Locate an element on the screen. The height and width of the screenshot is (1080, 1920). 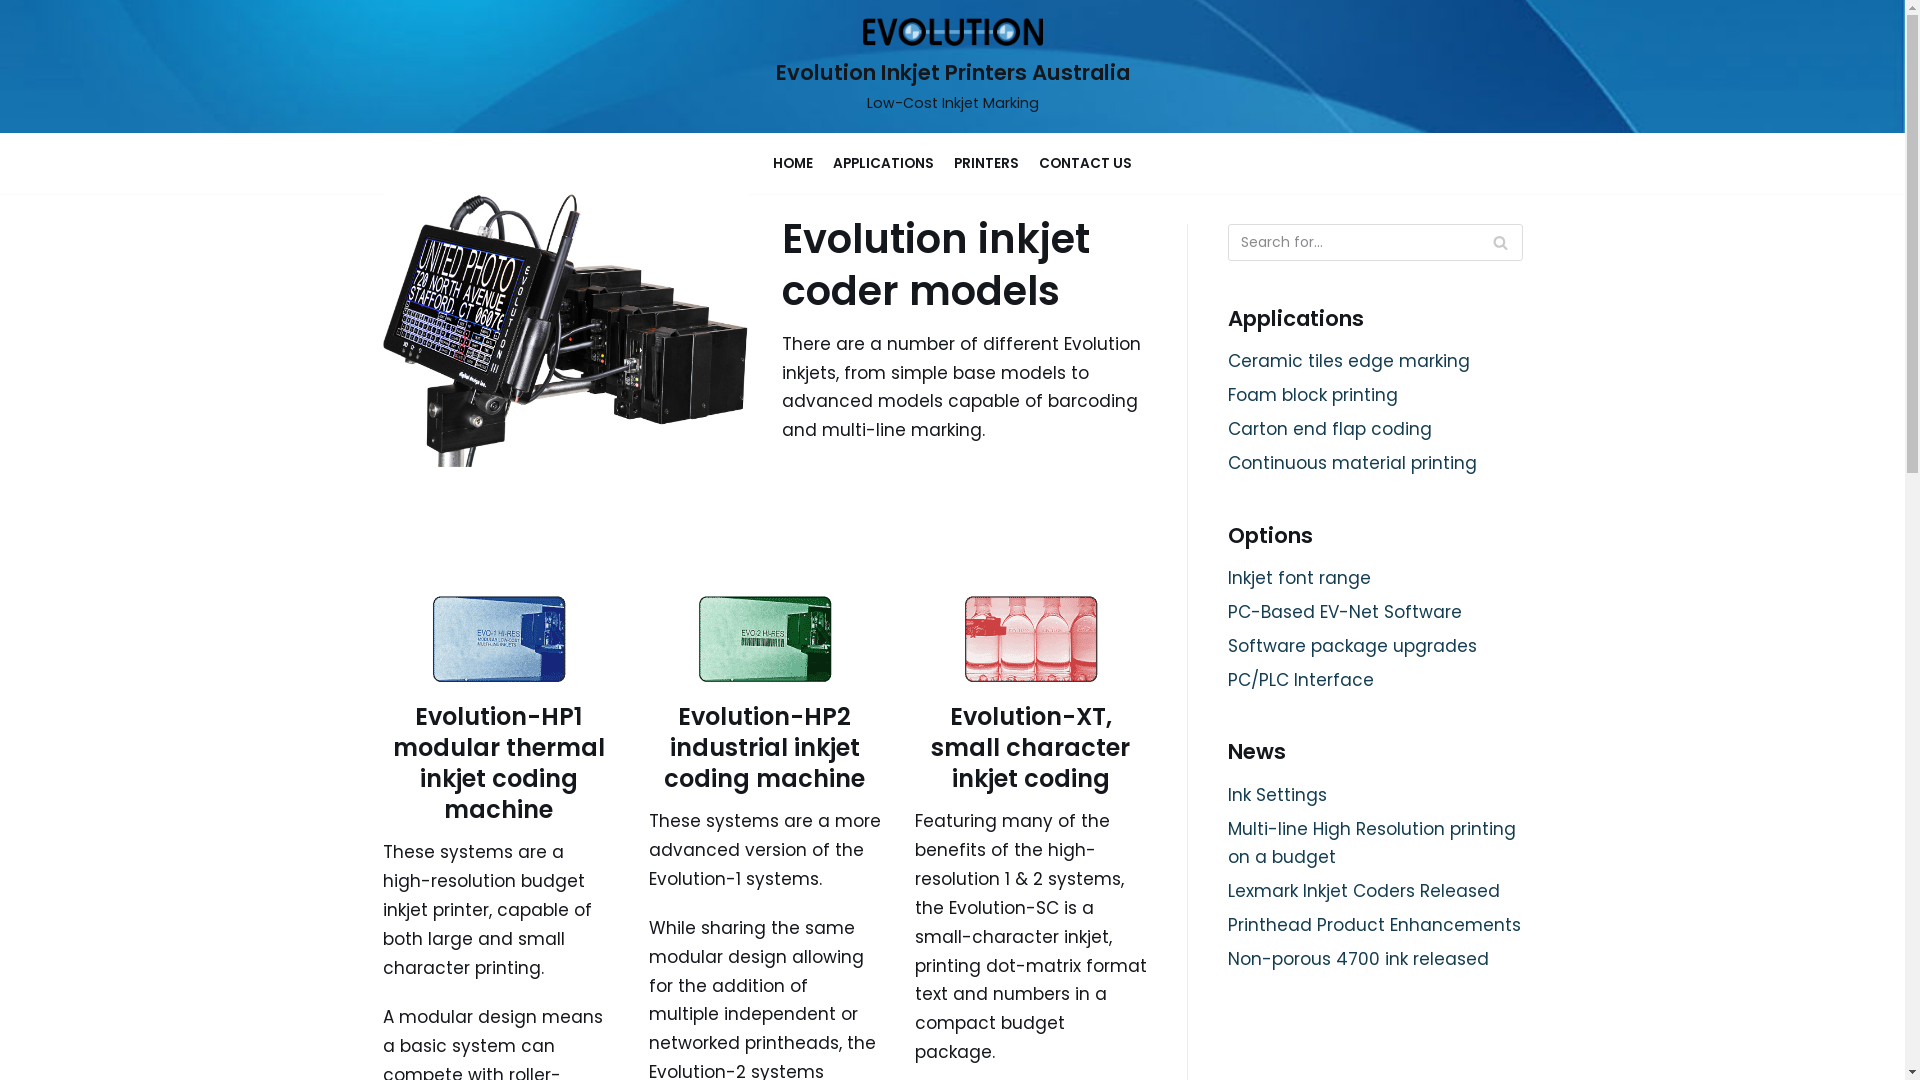
'Carton end flap coding' is located at coordinates (1329, 427).